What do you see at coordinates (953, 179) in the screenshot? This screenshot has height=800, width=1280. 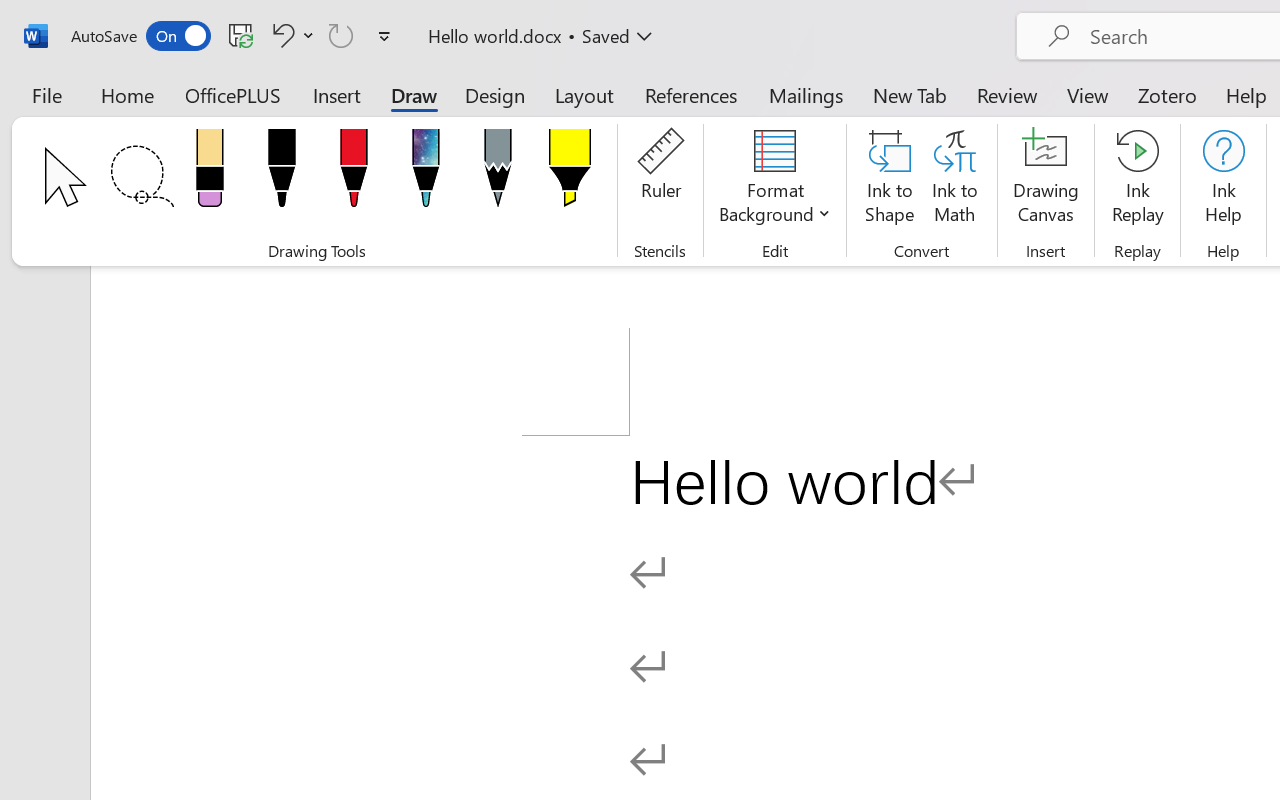 I see `'Ink to Math'` at bounding box center [953, 179].